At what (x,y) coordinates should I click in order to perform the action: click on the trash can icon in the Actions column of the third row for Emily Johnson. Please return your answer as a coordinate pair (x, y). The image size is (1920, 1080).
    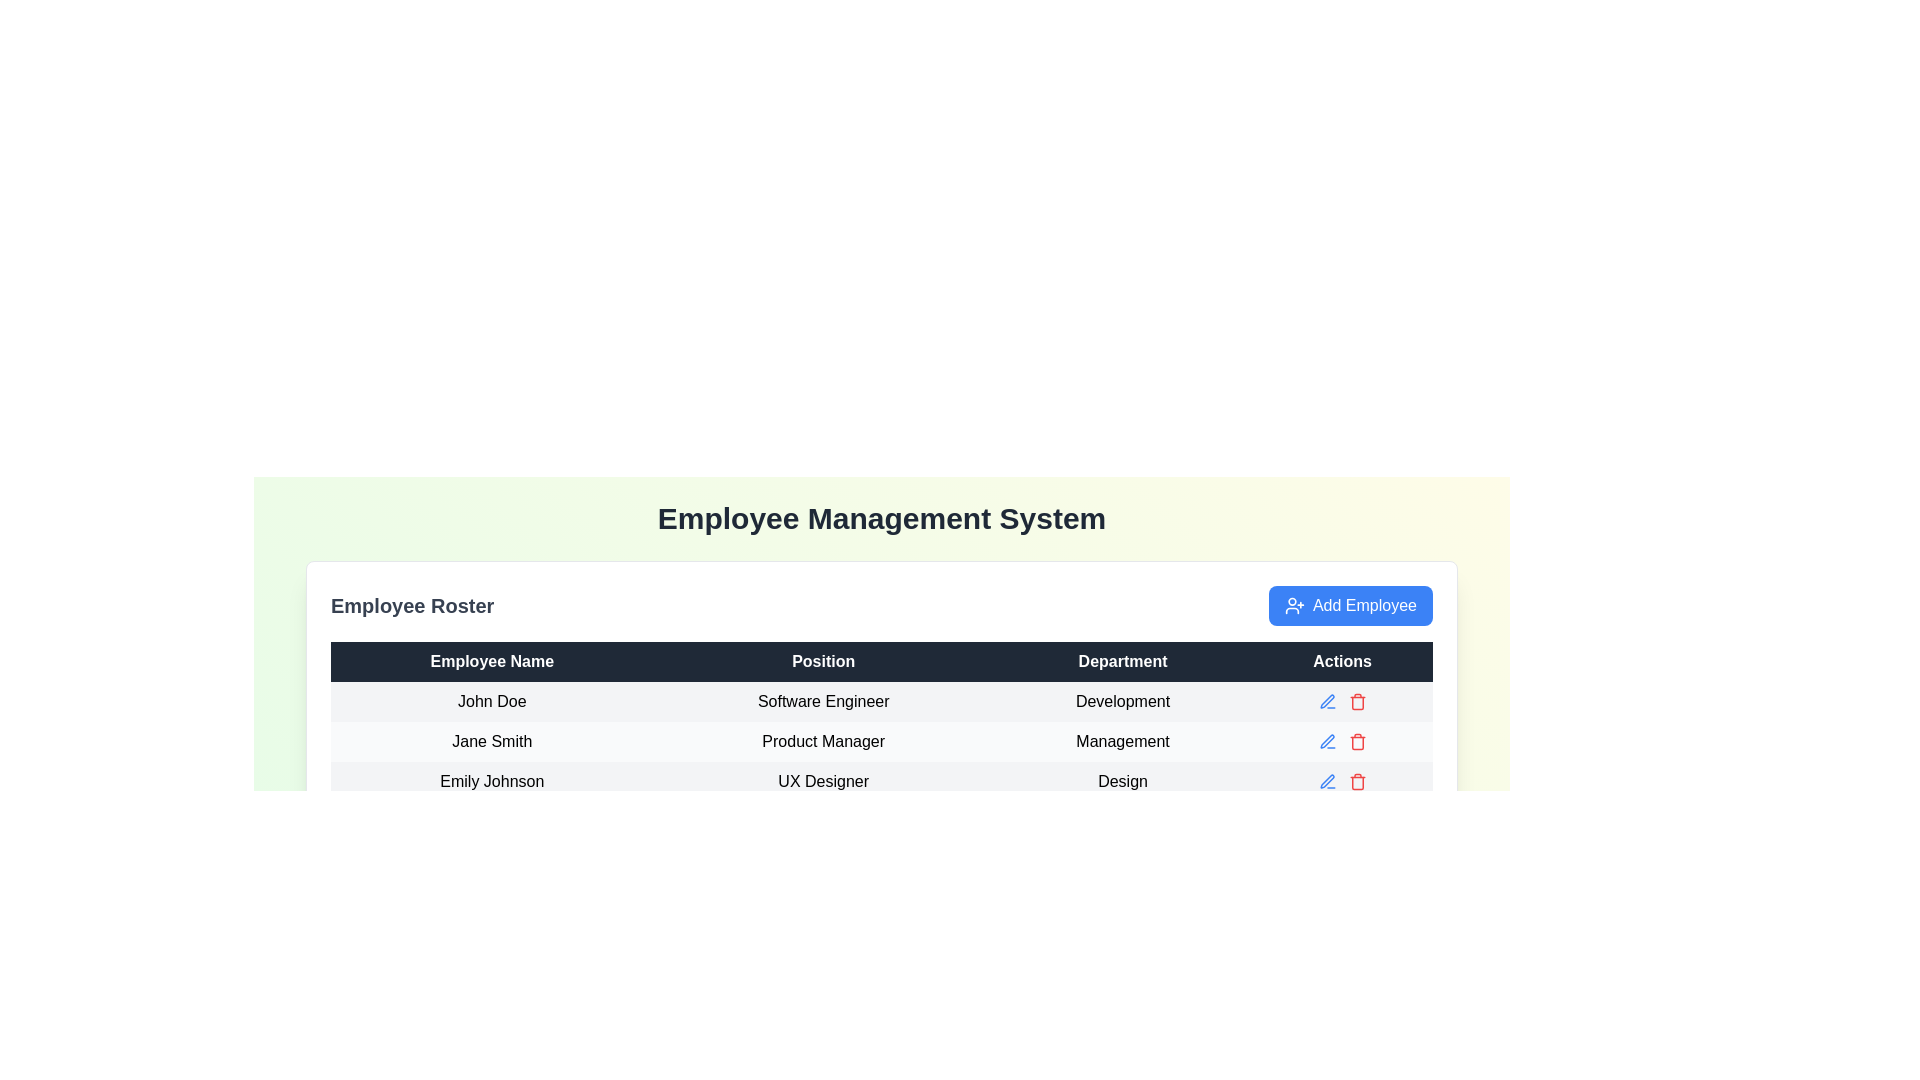
    Looking at the image, I should click on (1357, 781).